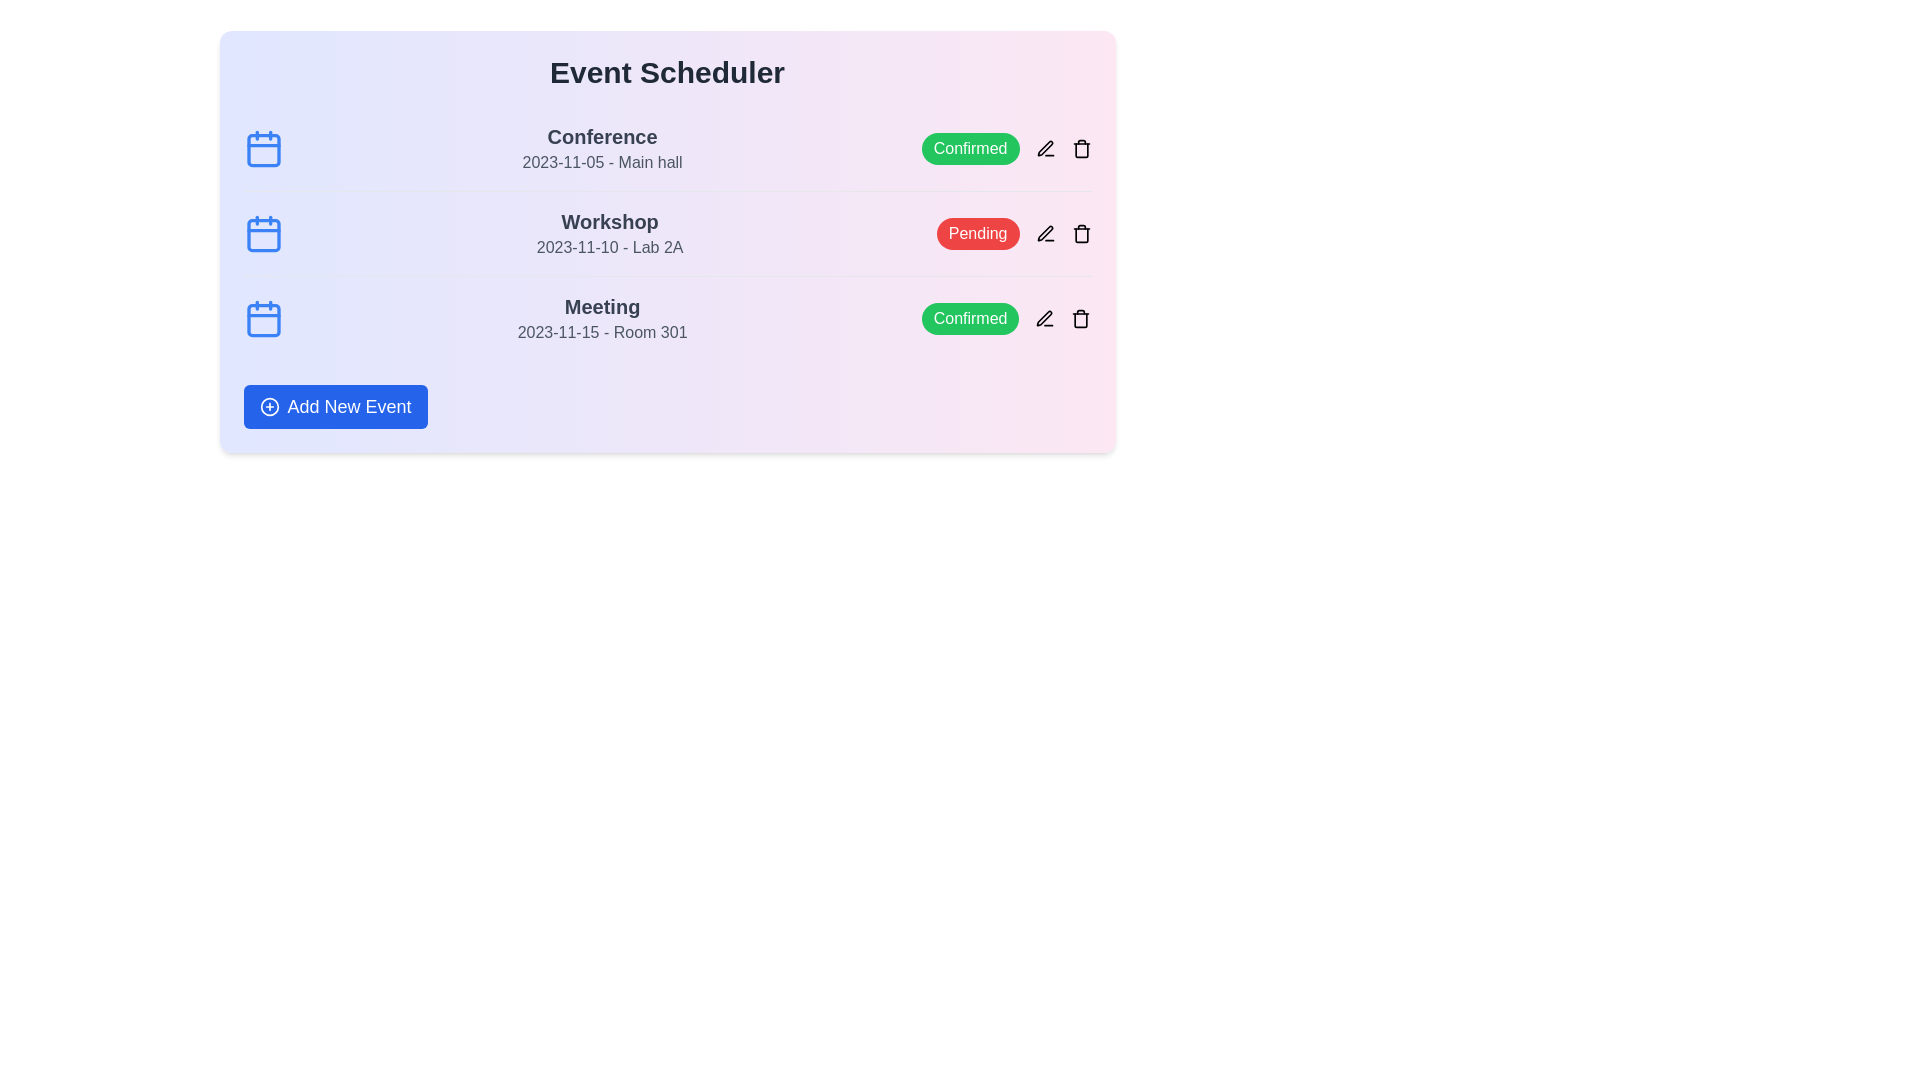 The image size is (1920, 1080). Describe the element at coordinates (262, 234) in the screenshot. I see `the inner rounded rectangle component of the second calendar icon from the top in the left column of the event scheduler` at that location.